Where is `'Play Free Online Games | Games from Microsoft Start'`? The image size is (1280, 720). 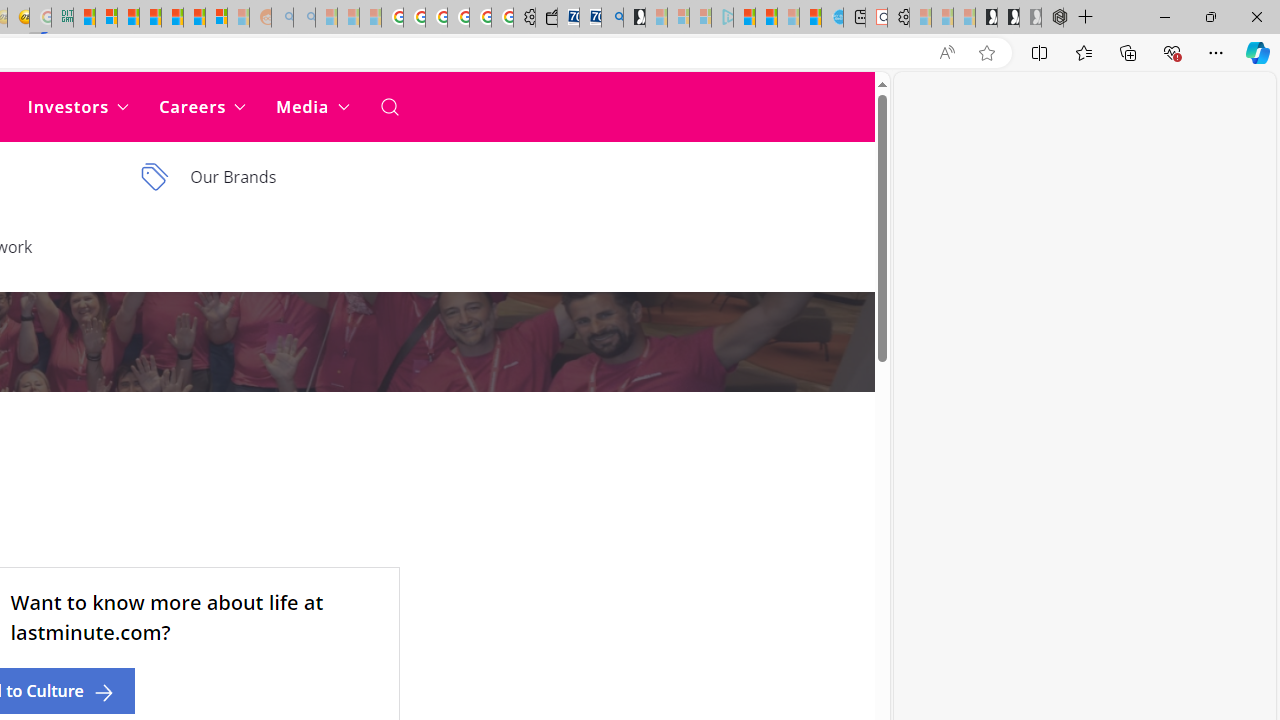
'Play Free Online Games | Games from Microsoft Start' is located at coordinates (986, 17).